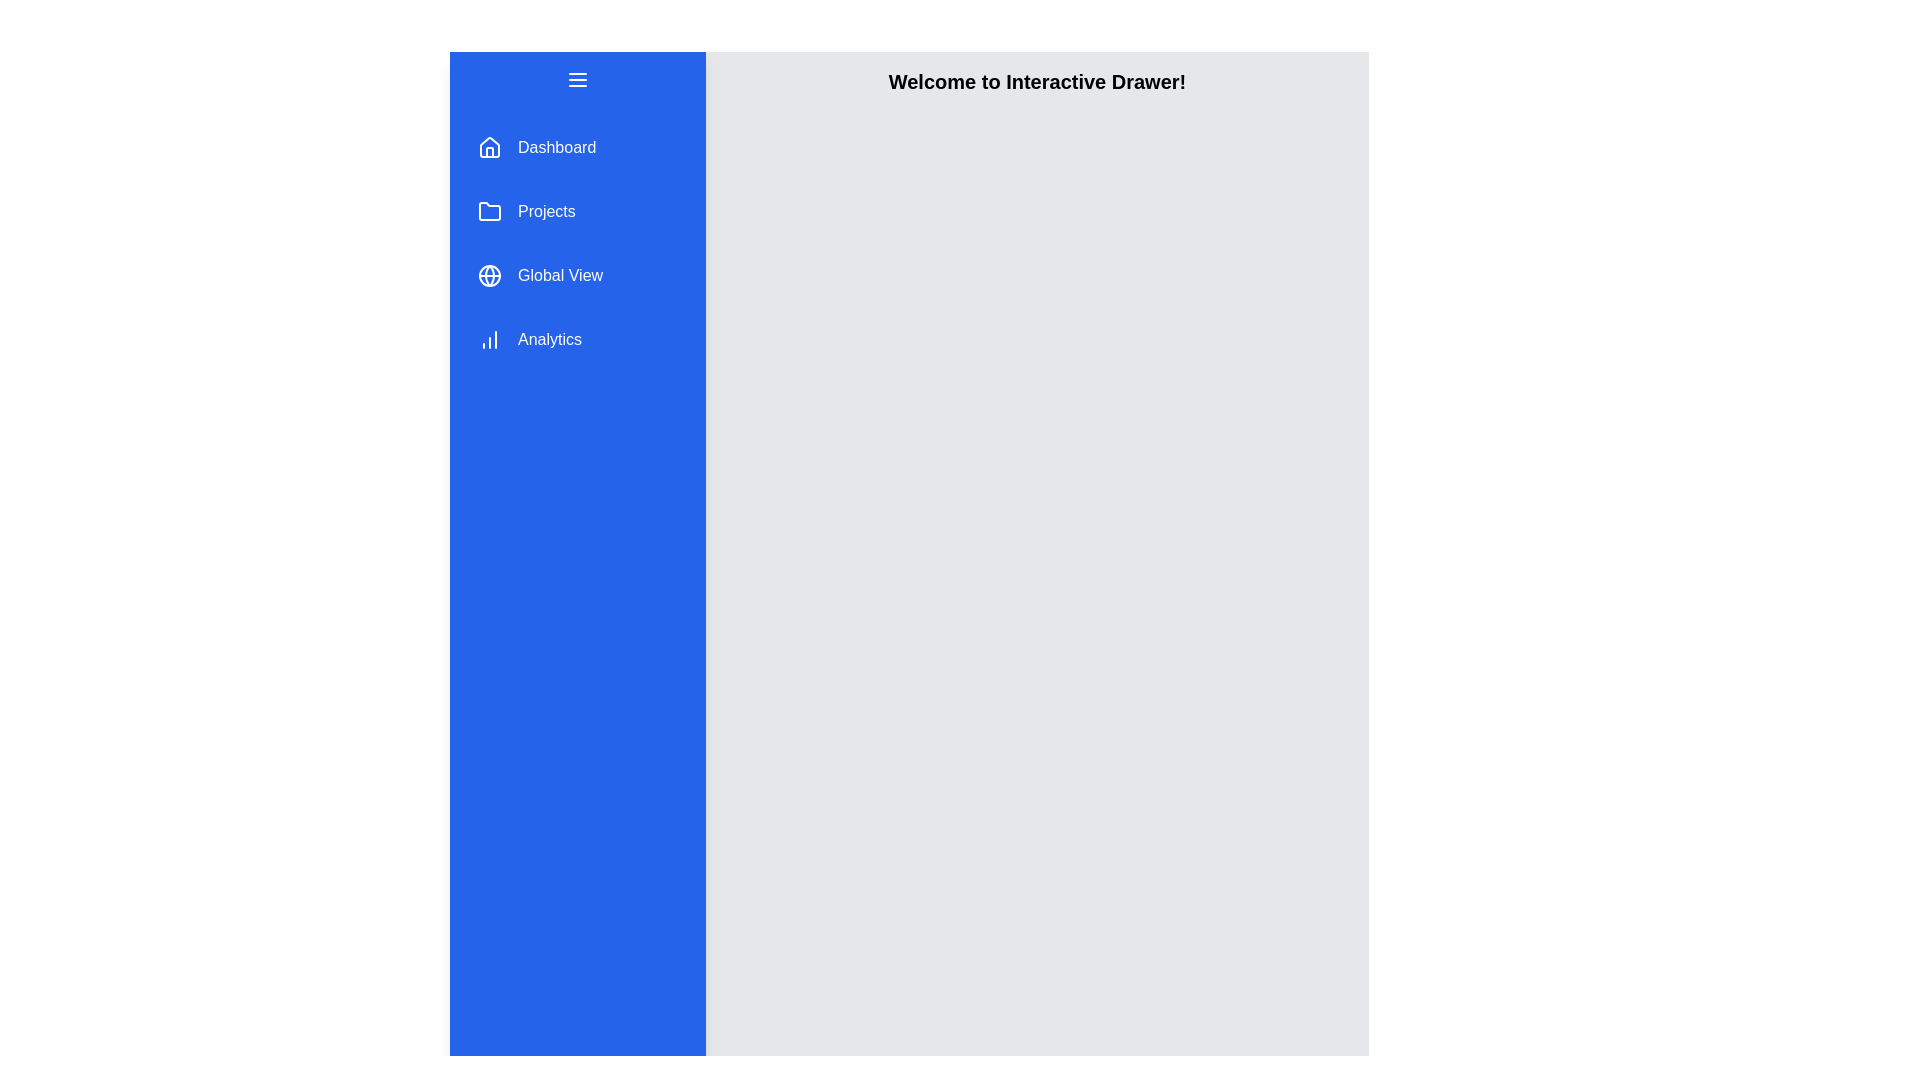  Describe the element at coordinates (576, 146) in the screenshot. I see `the menu item Dashboard to observe its hover effect` at that location.